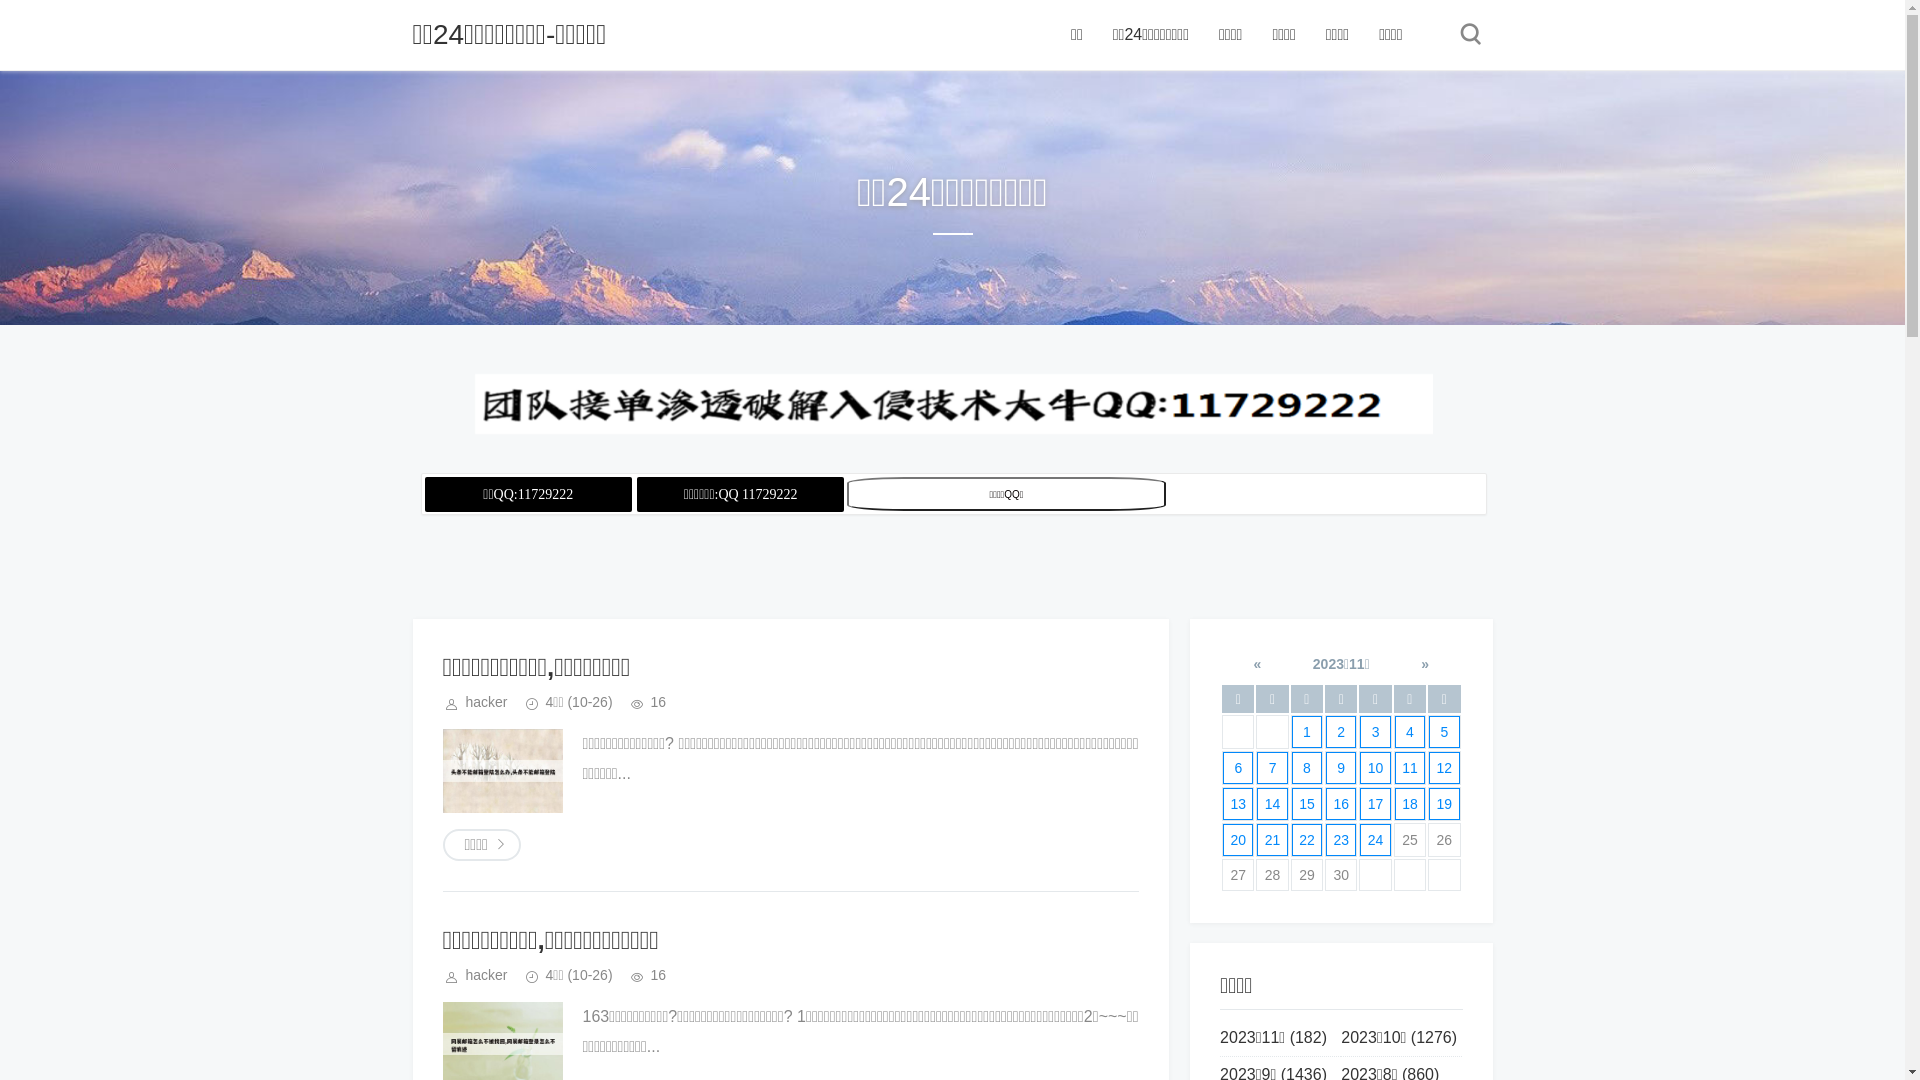 Image resolution: width=1920 pixels, height=1080 pixels. I want to click on '1', so click(1306, 732).